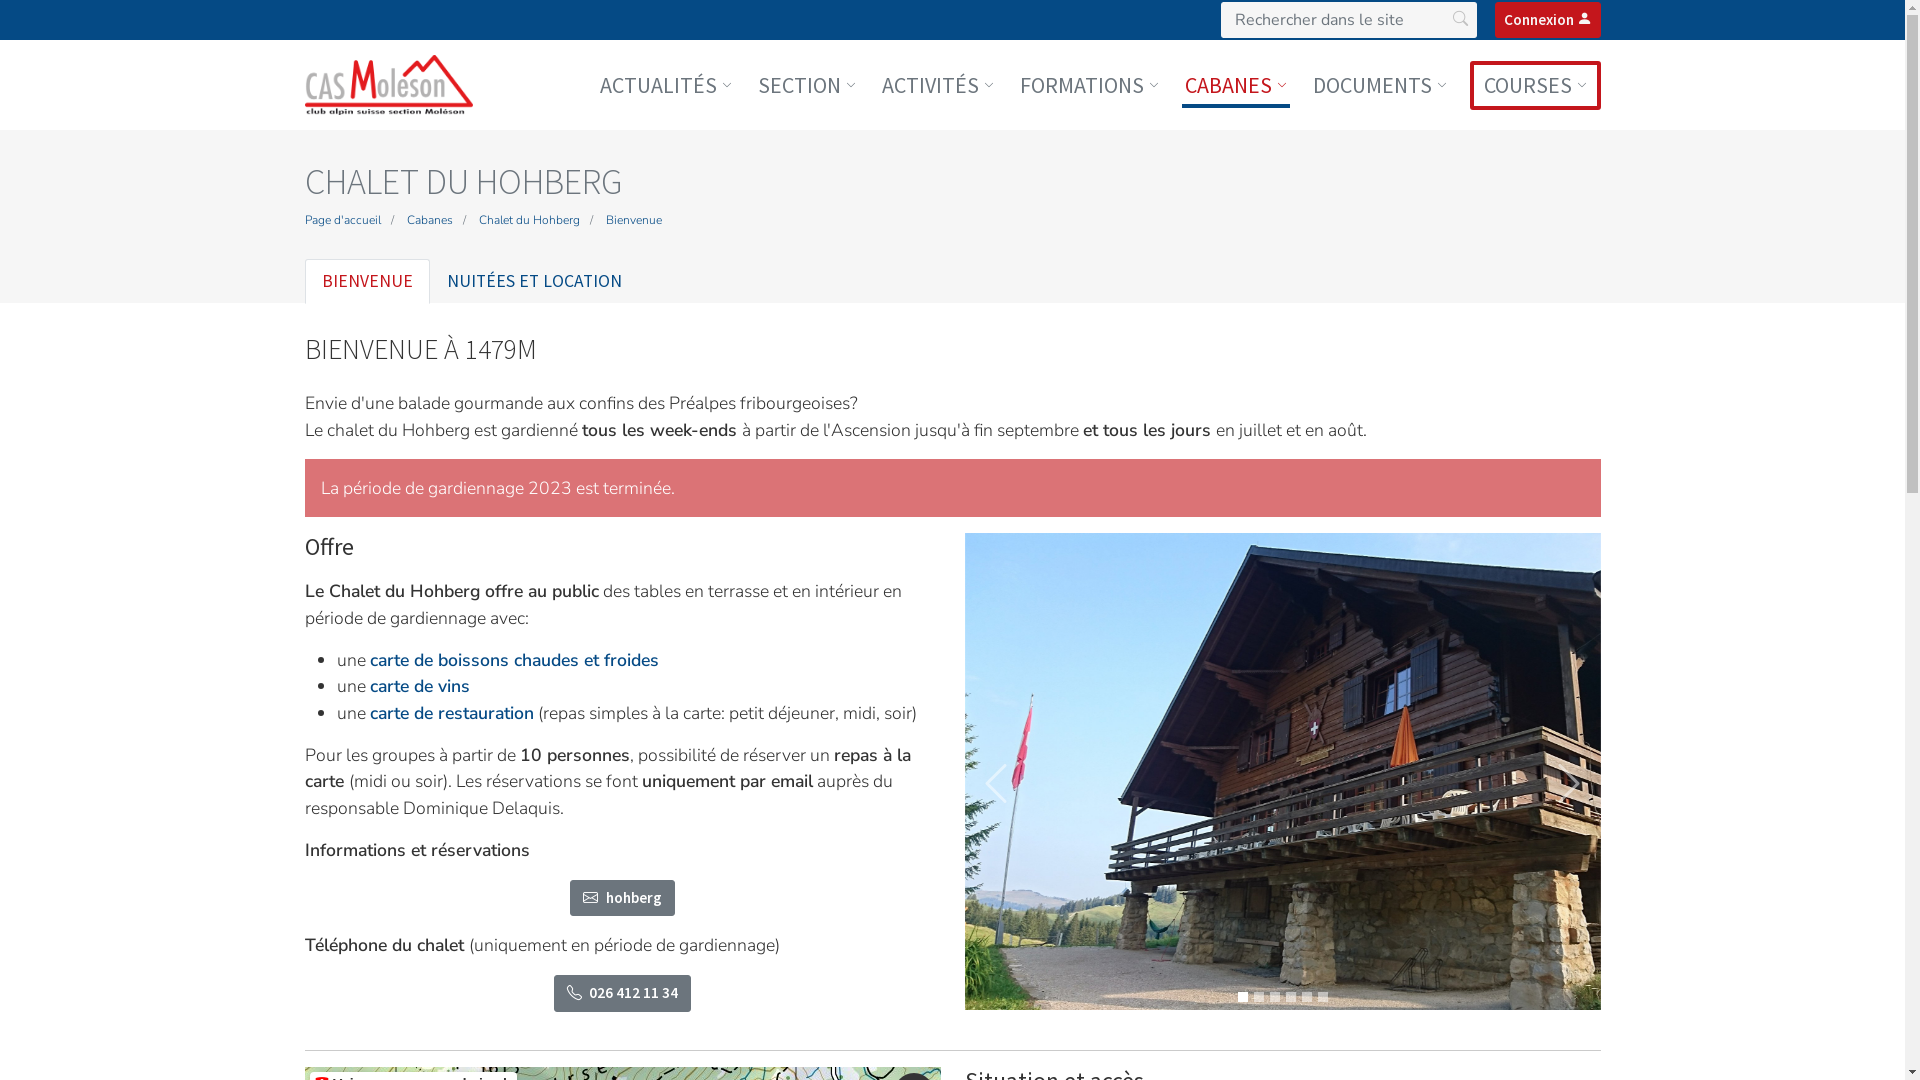 This screenshot has height=1080, width=1920. Describe the element at coordinates (1310, 83) in the screenshot. I see `'DOCUMENTS'` at that location.